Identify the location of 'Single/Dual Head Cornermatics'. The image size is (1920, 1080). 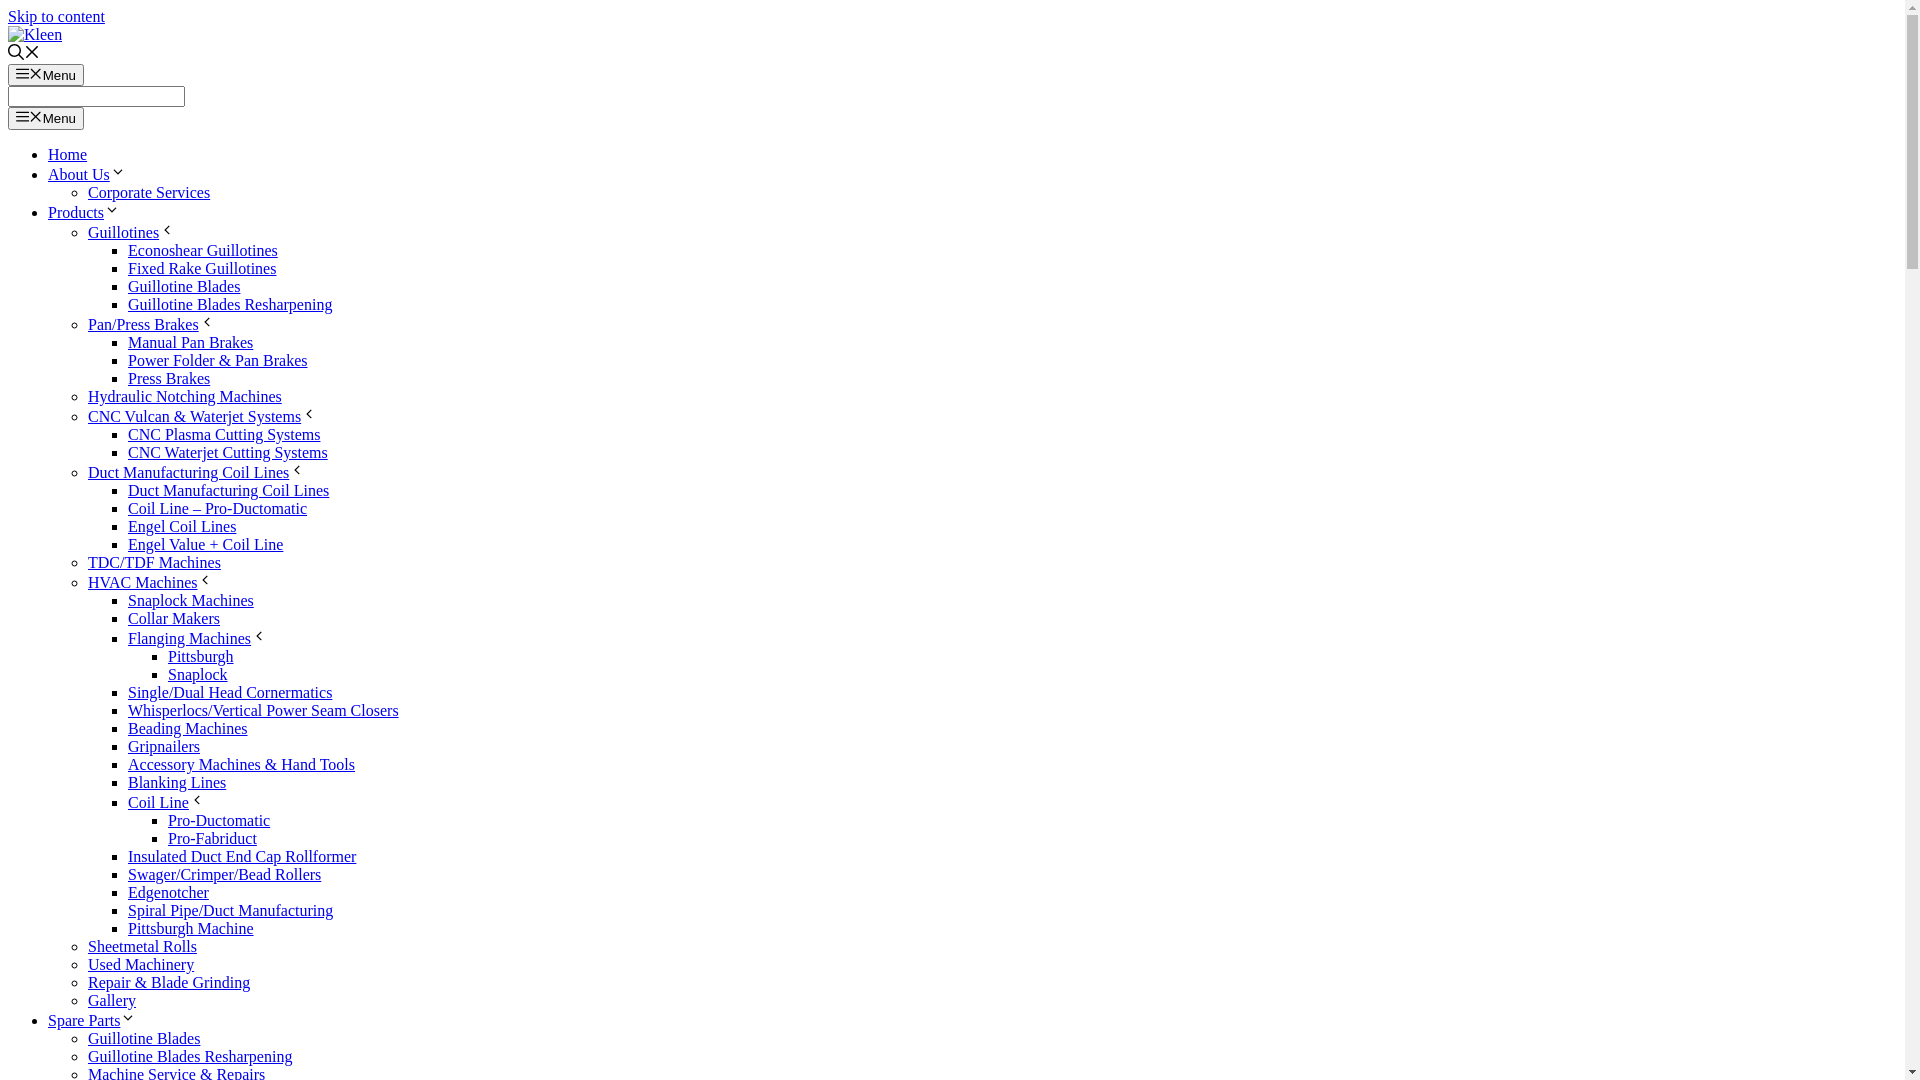
(230, 691).